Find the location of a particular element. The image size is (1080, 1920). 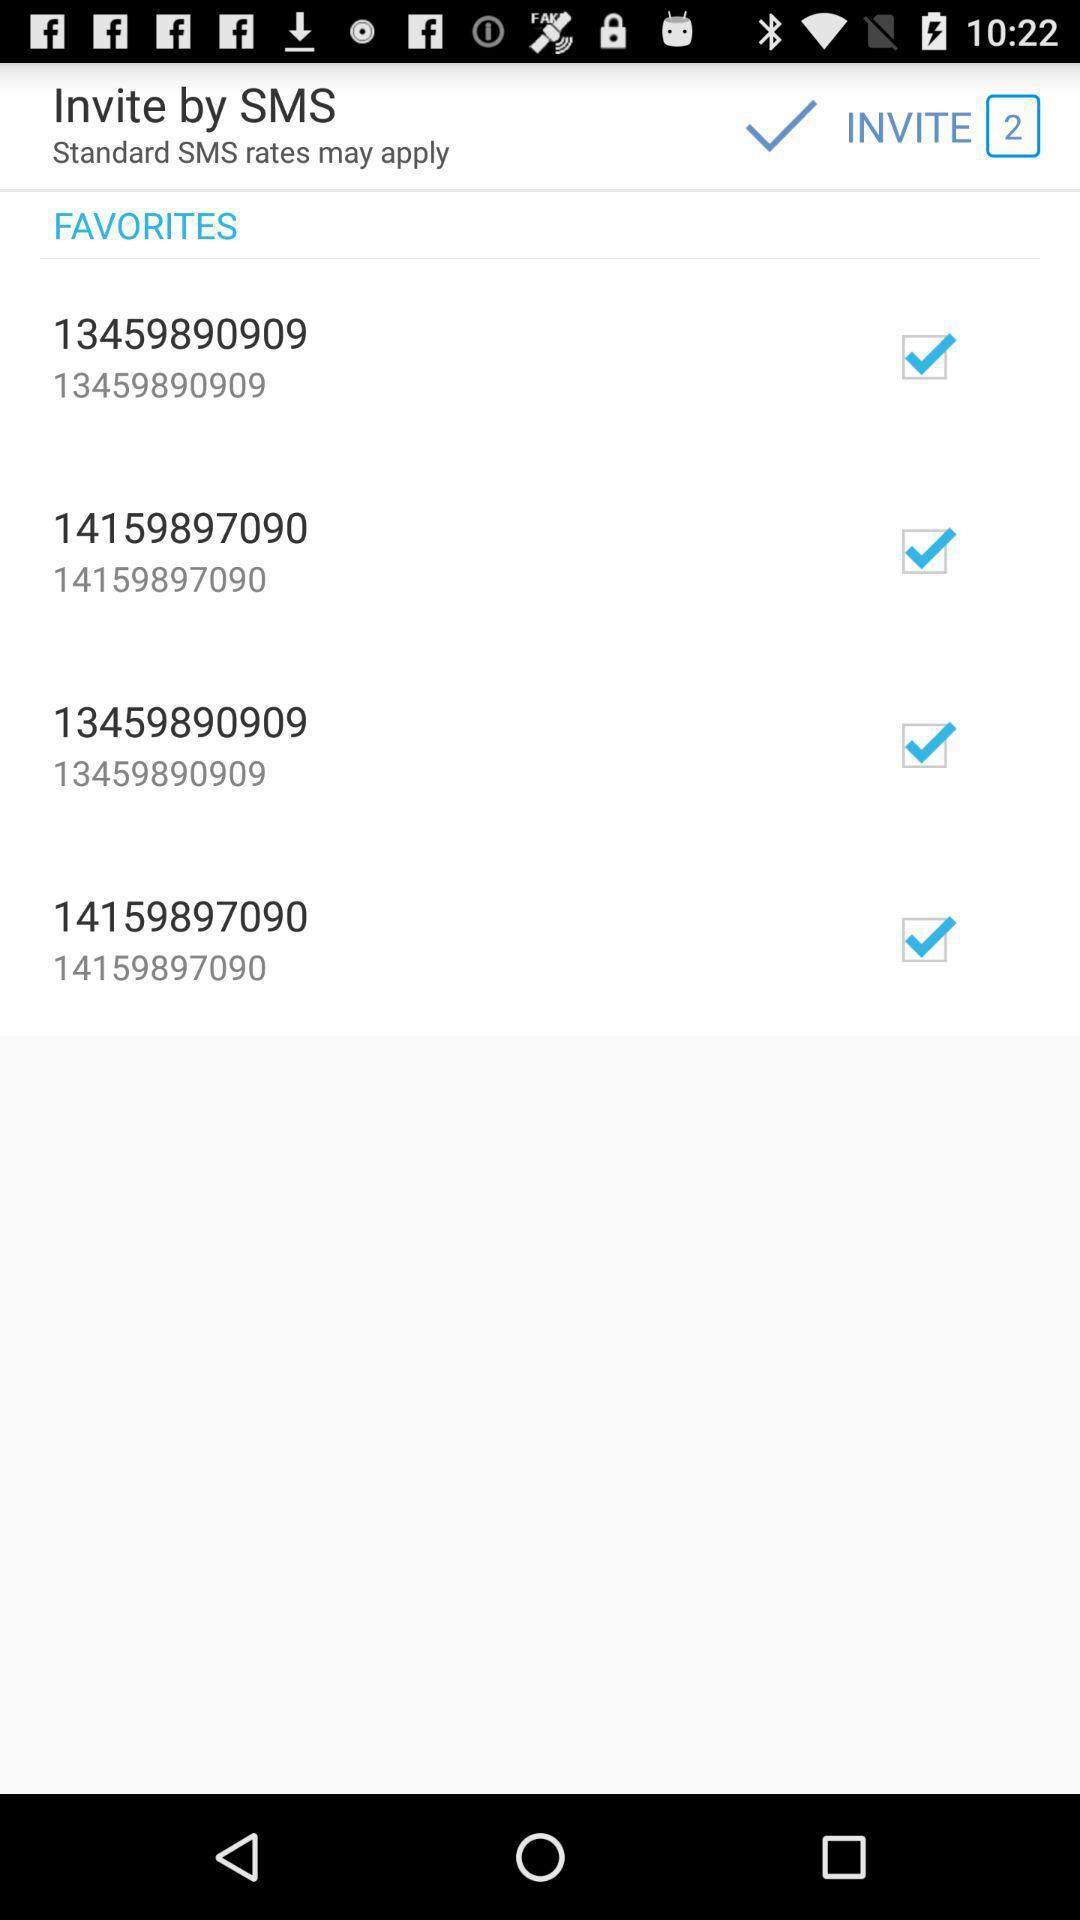

invite is located at coordinates (982, 937).